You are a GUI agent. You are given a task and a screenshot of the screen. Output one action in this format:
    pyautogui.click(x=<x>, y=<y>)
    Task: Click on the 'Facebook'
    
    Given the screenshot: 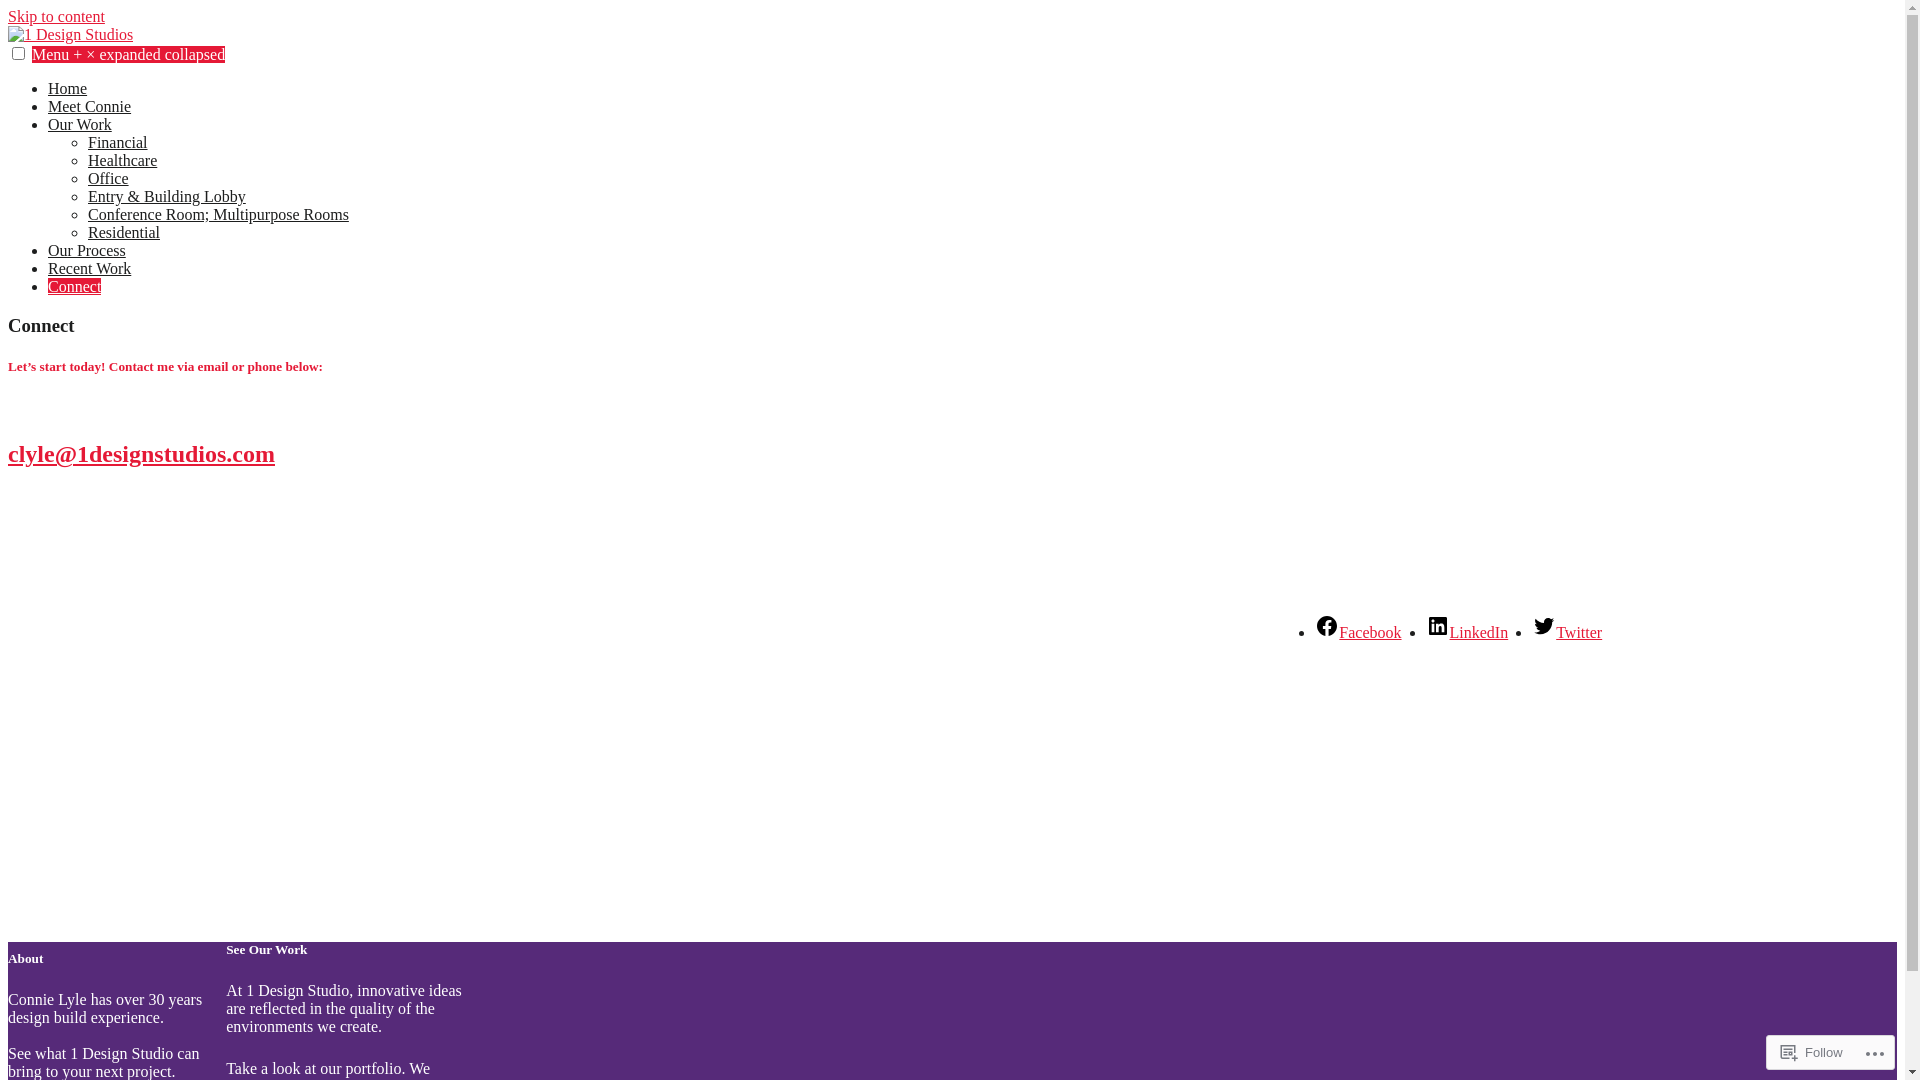 What is the action you would take?
    pyautogui.click(x=1358, y=632)
    